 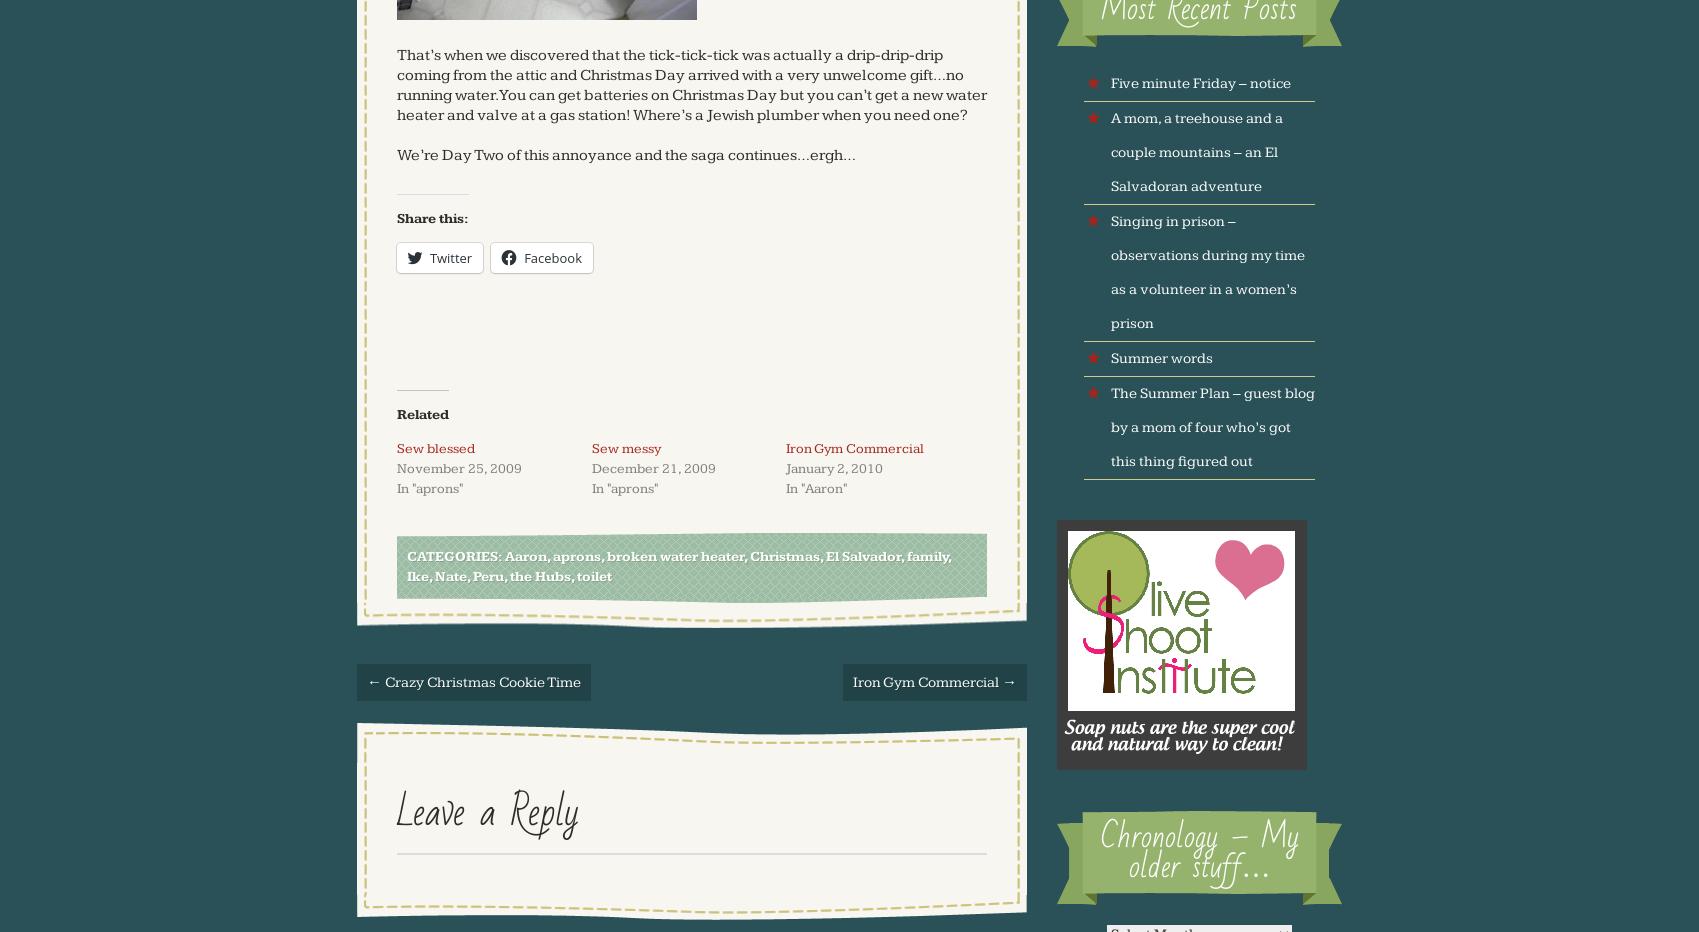 What do you see at coordinates (603, 154) in the screenshot?
I see `'We’re Day Two of this annoyance and the saga continues…'` at bounding box center [603, 154].